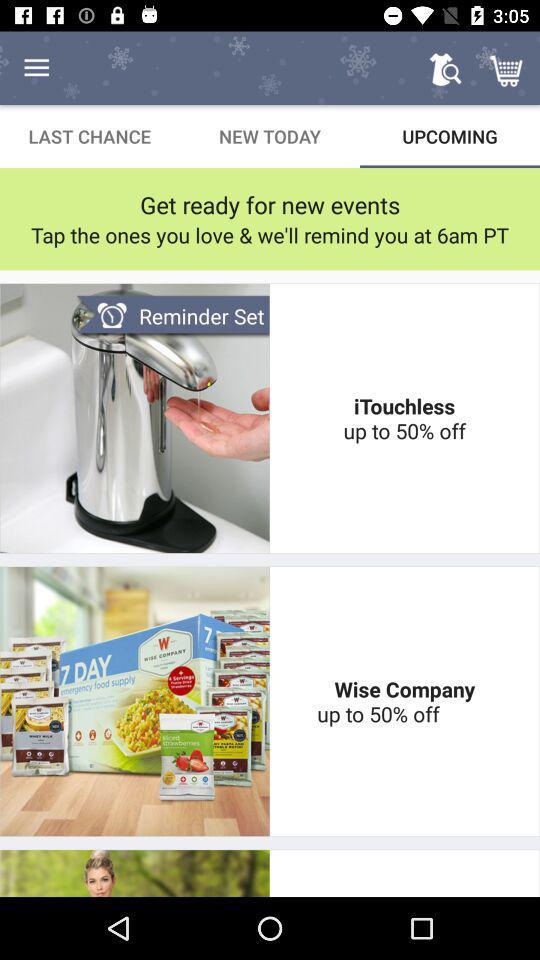  What do you see at coordinates (404, 417) in the screenshot?
I see `itouchless up to` at bounding box center [404, 417].